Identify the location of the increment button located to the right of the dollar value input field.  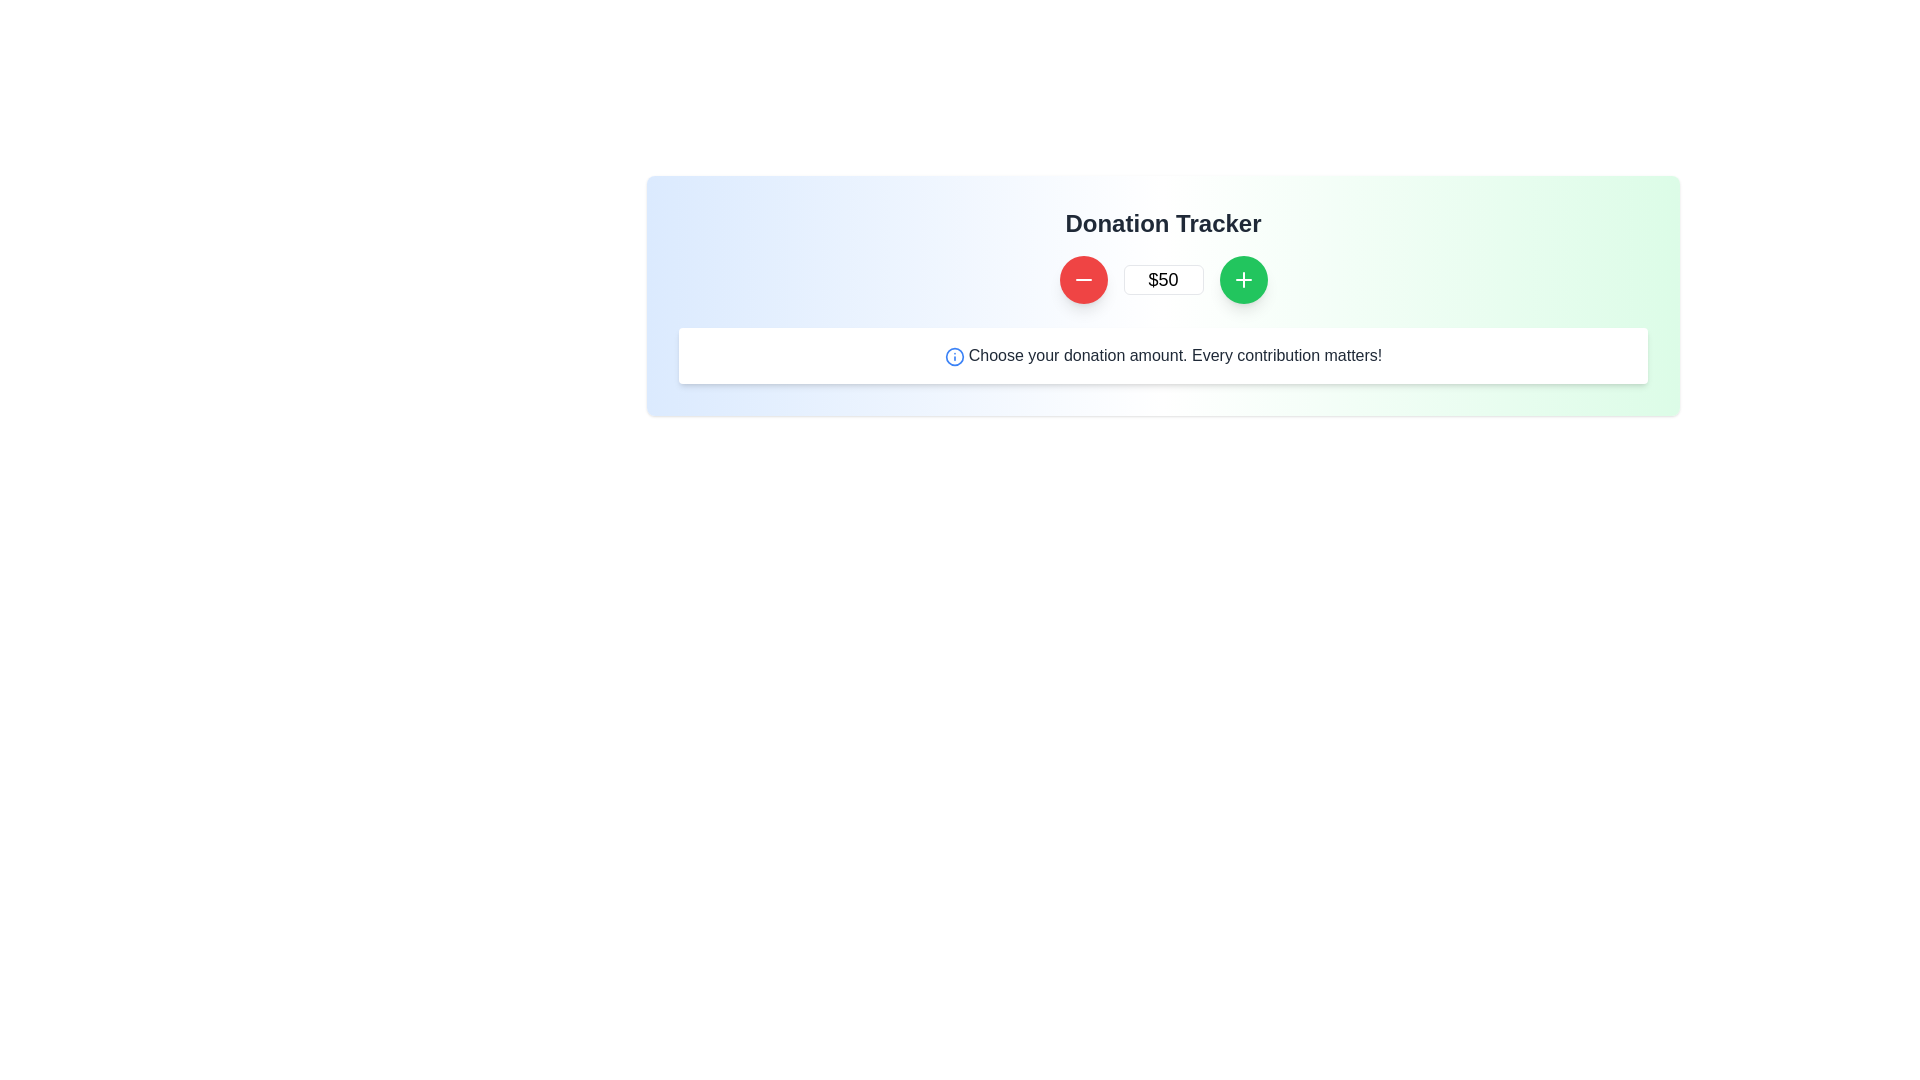
(1242, 280).